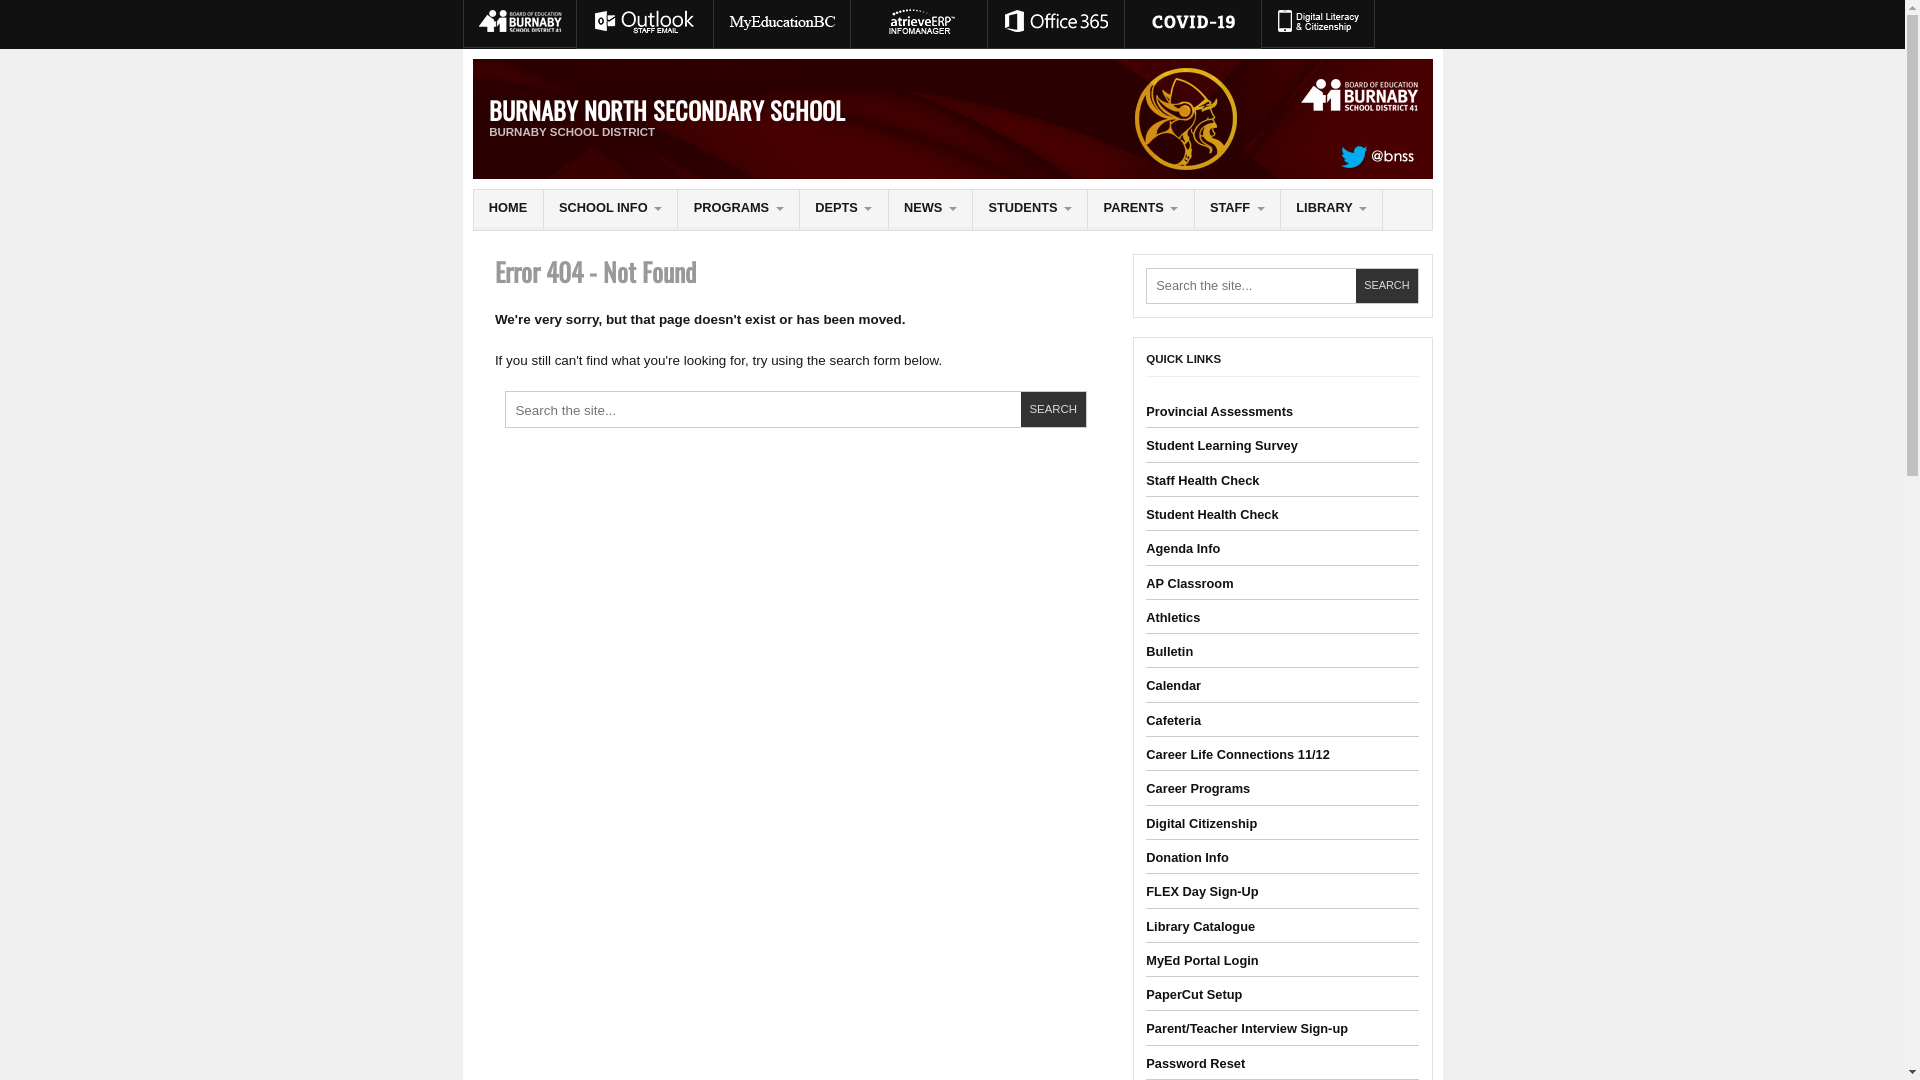  Describe the element at coordinates (1172, 616) in the screenshot. I see `'Athletics'` at that location.